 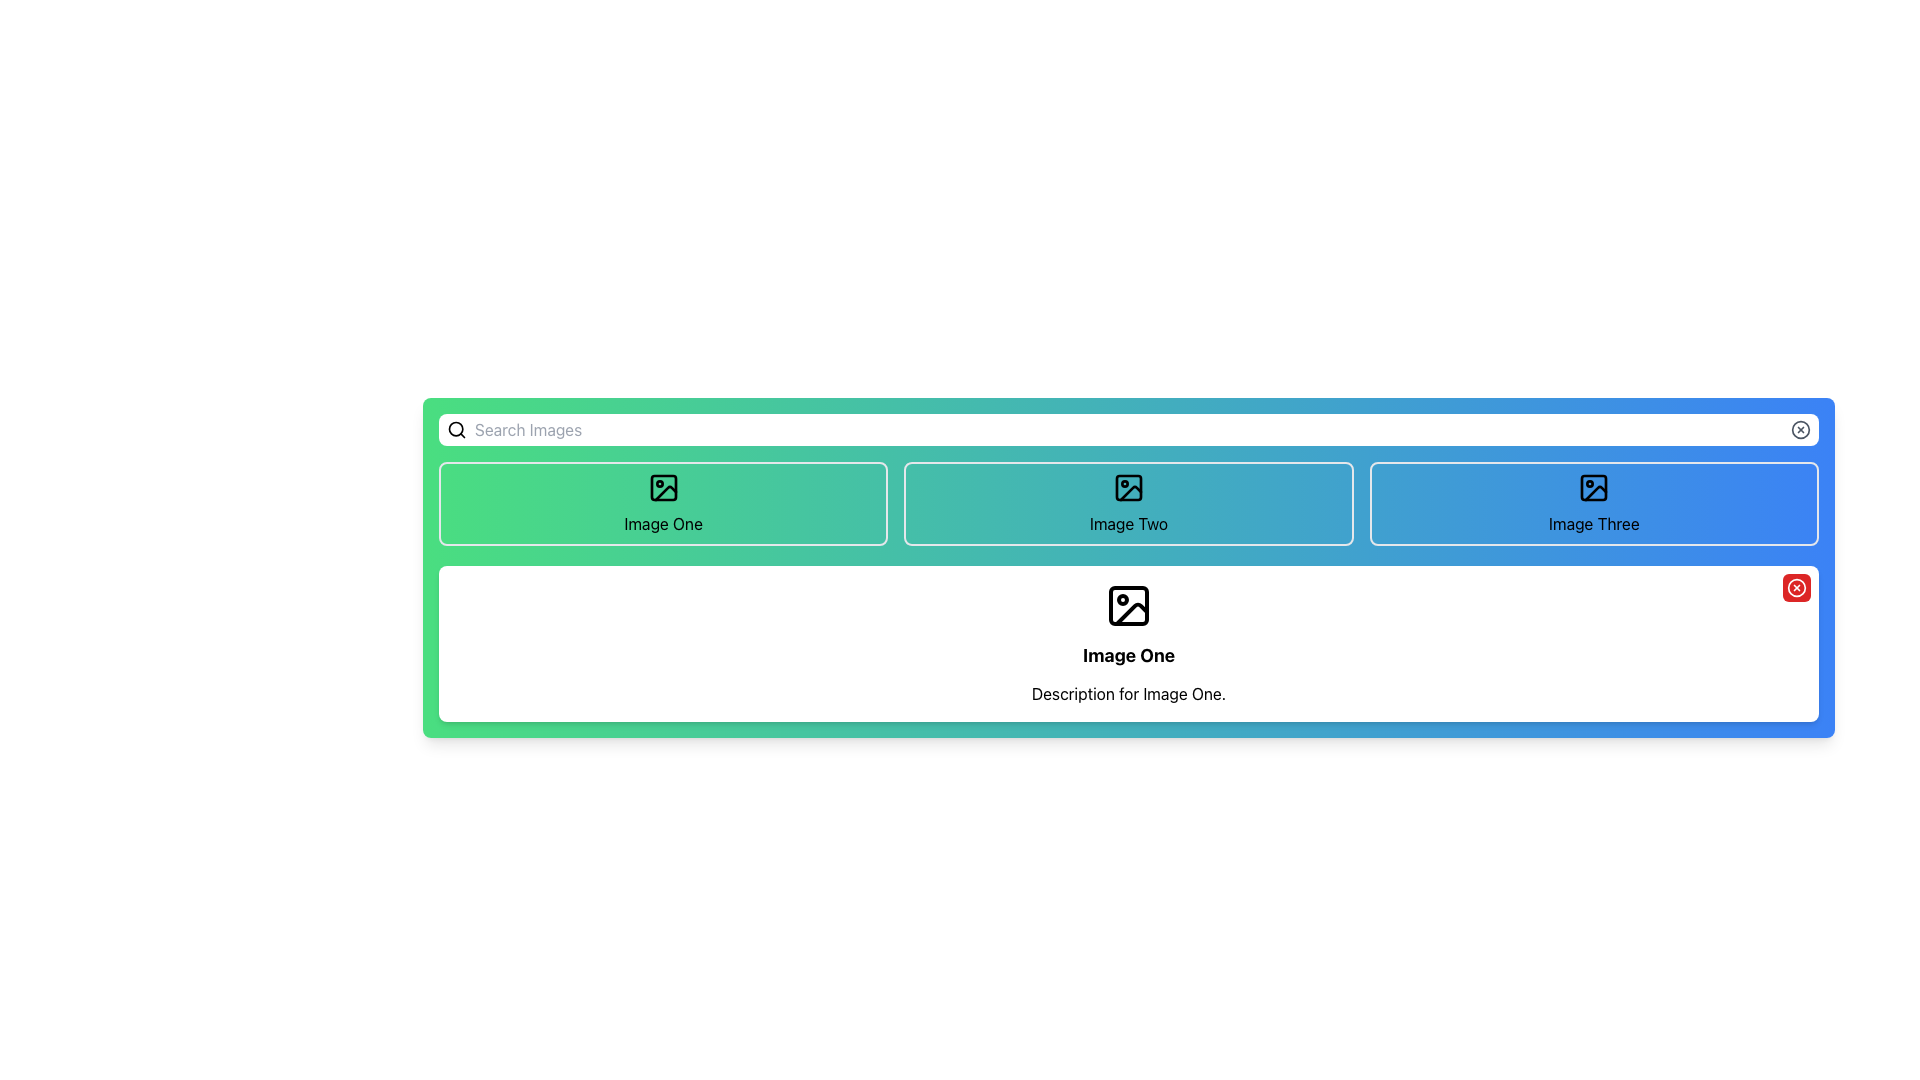 I want to click on the rectangular button with rounded corners and a gradient background labeled 'Image One', so click(x=663, y=503).